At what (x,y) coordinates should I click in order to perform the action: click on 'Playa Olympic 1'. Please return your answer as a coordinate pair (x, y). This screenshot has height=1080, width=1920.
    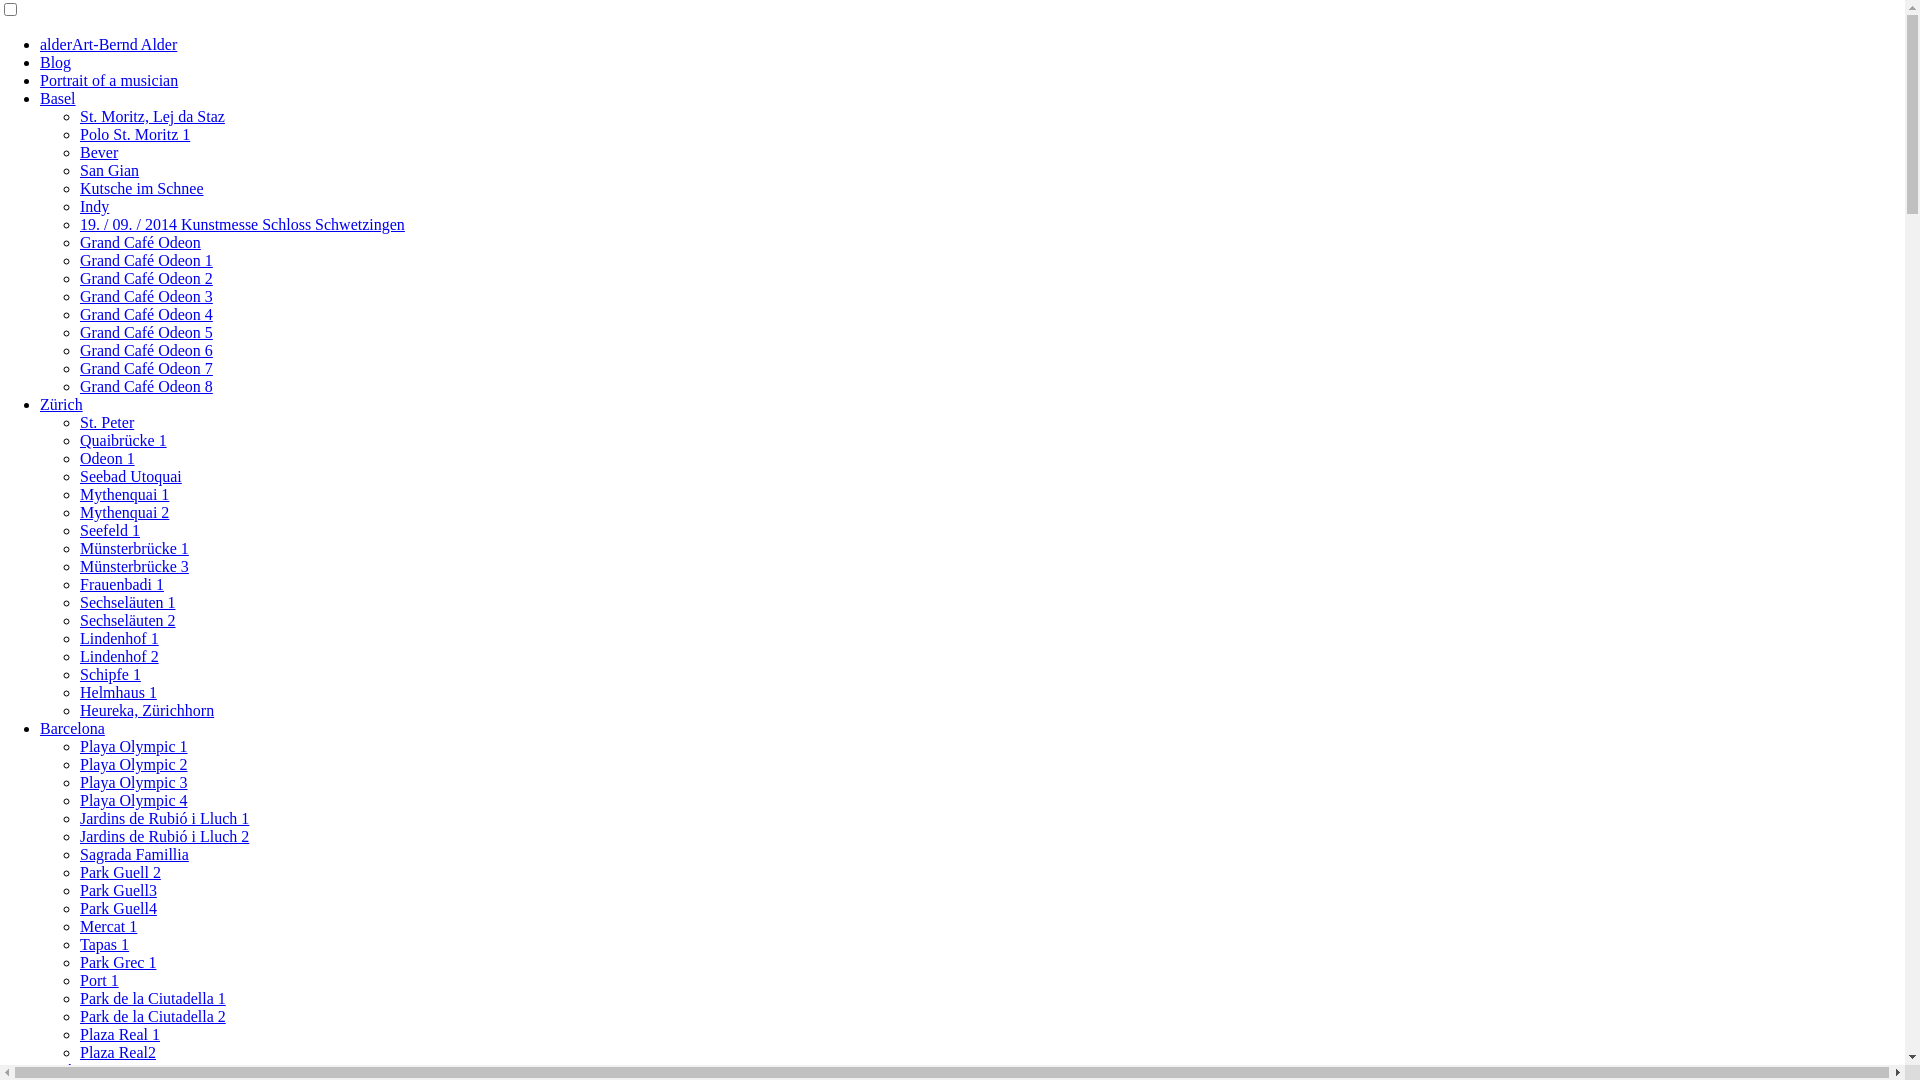
    Looking at the image, I should click on (80, 746).